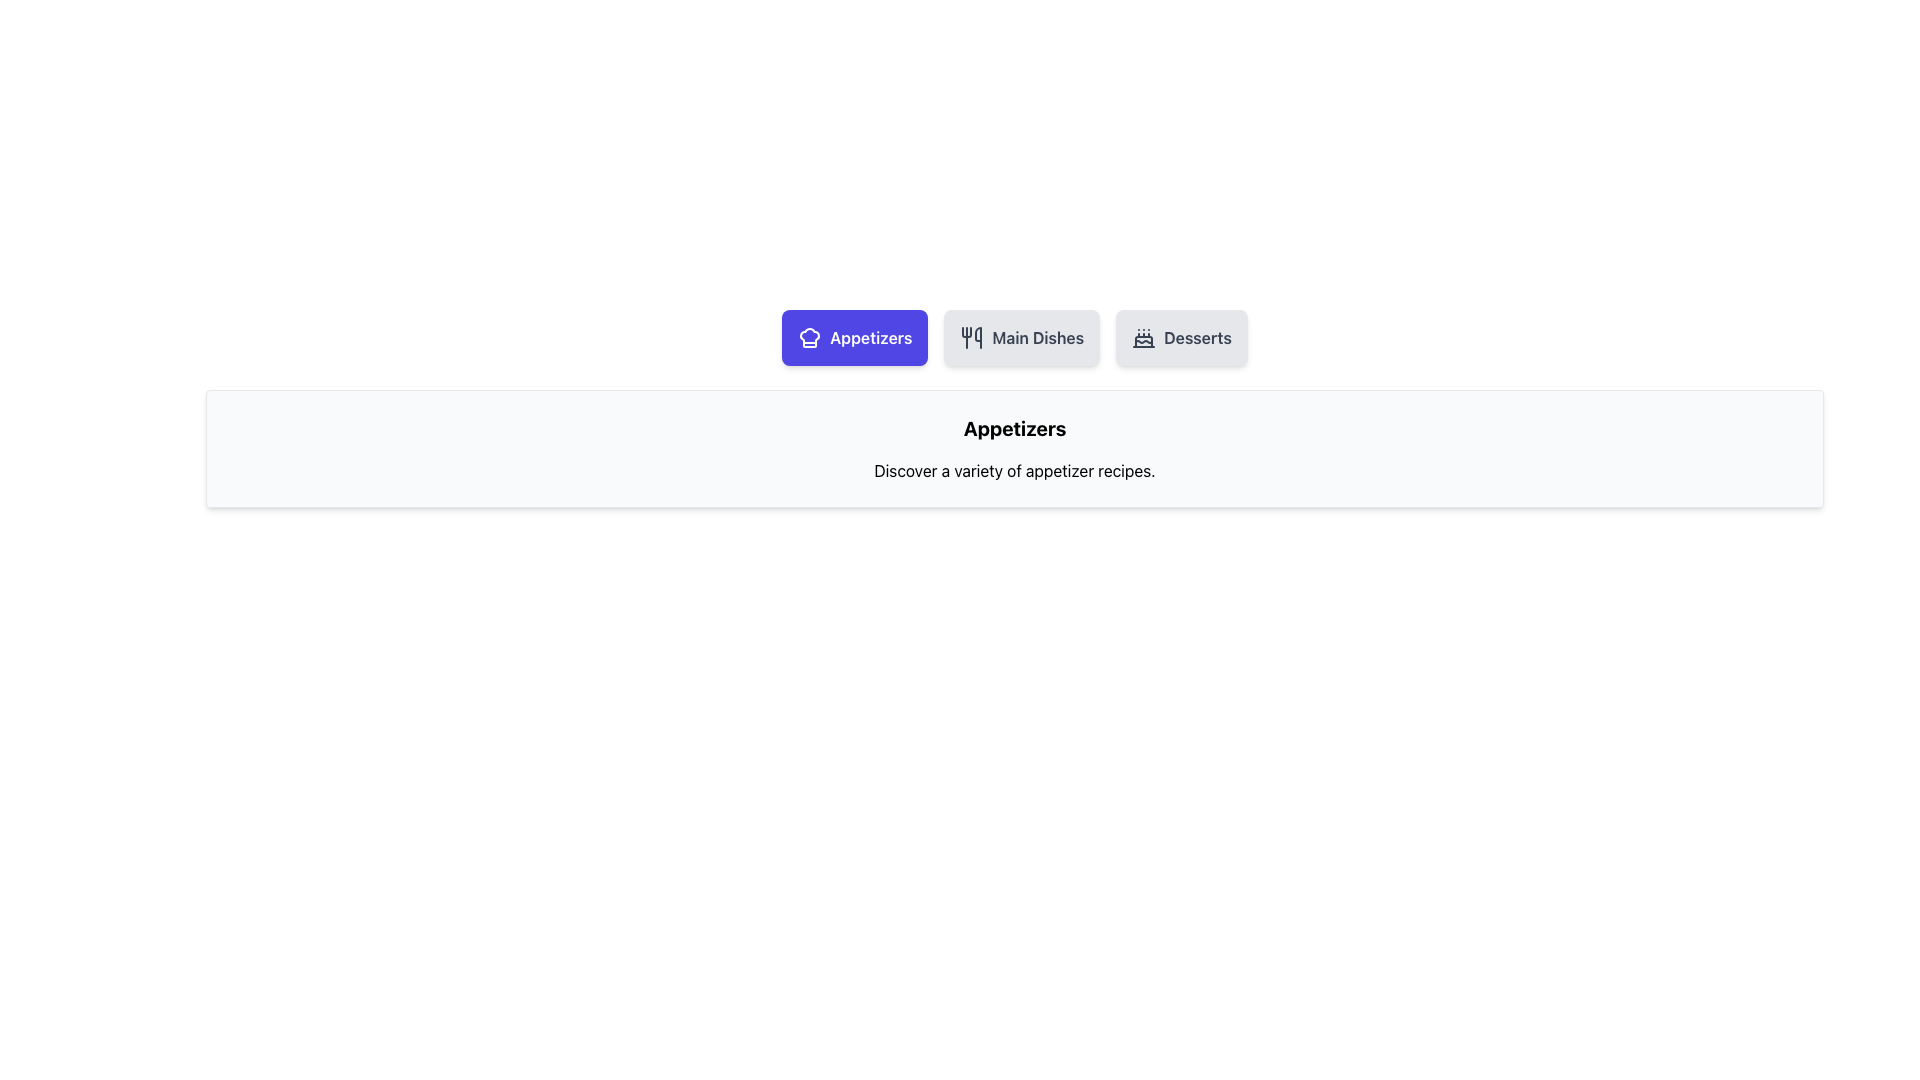  I want to click on the Appetizers section header text to possibly highlight or show additional information, so click(1014, 427).